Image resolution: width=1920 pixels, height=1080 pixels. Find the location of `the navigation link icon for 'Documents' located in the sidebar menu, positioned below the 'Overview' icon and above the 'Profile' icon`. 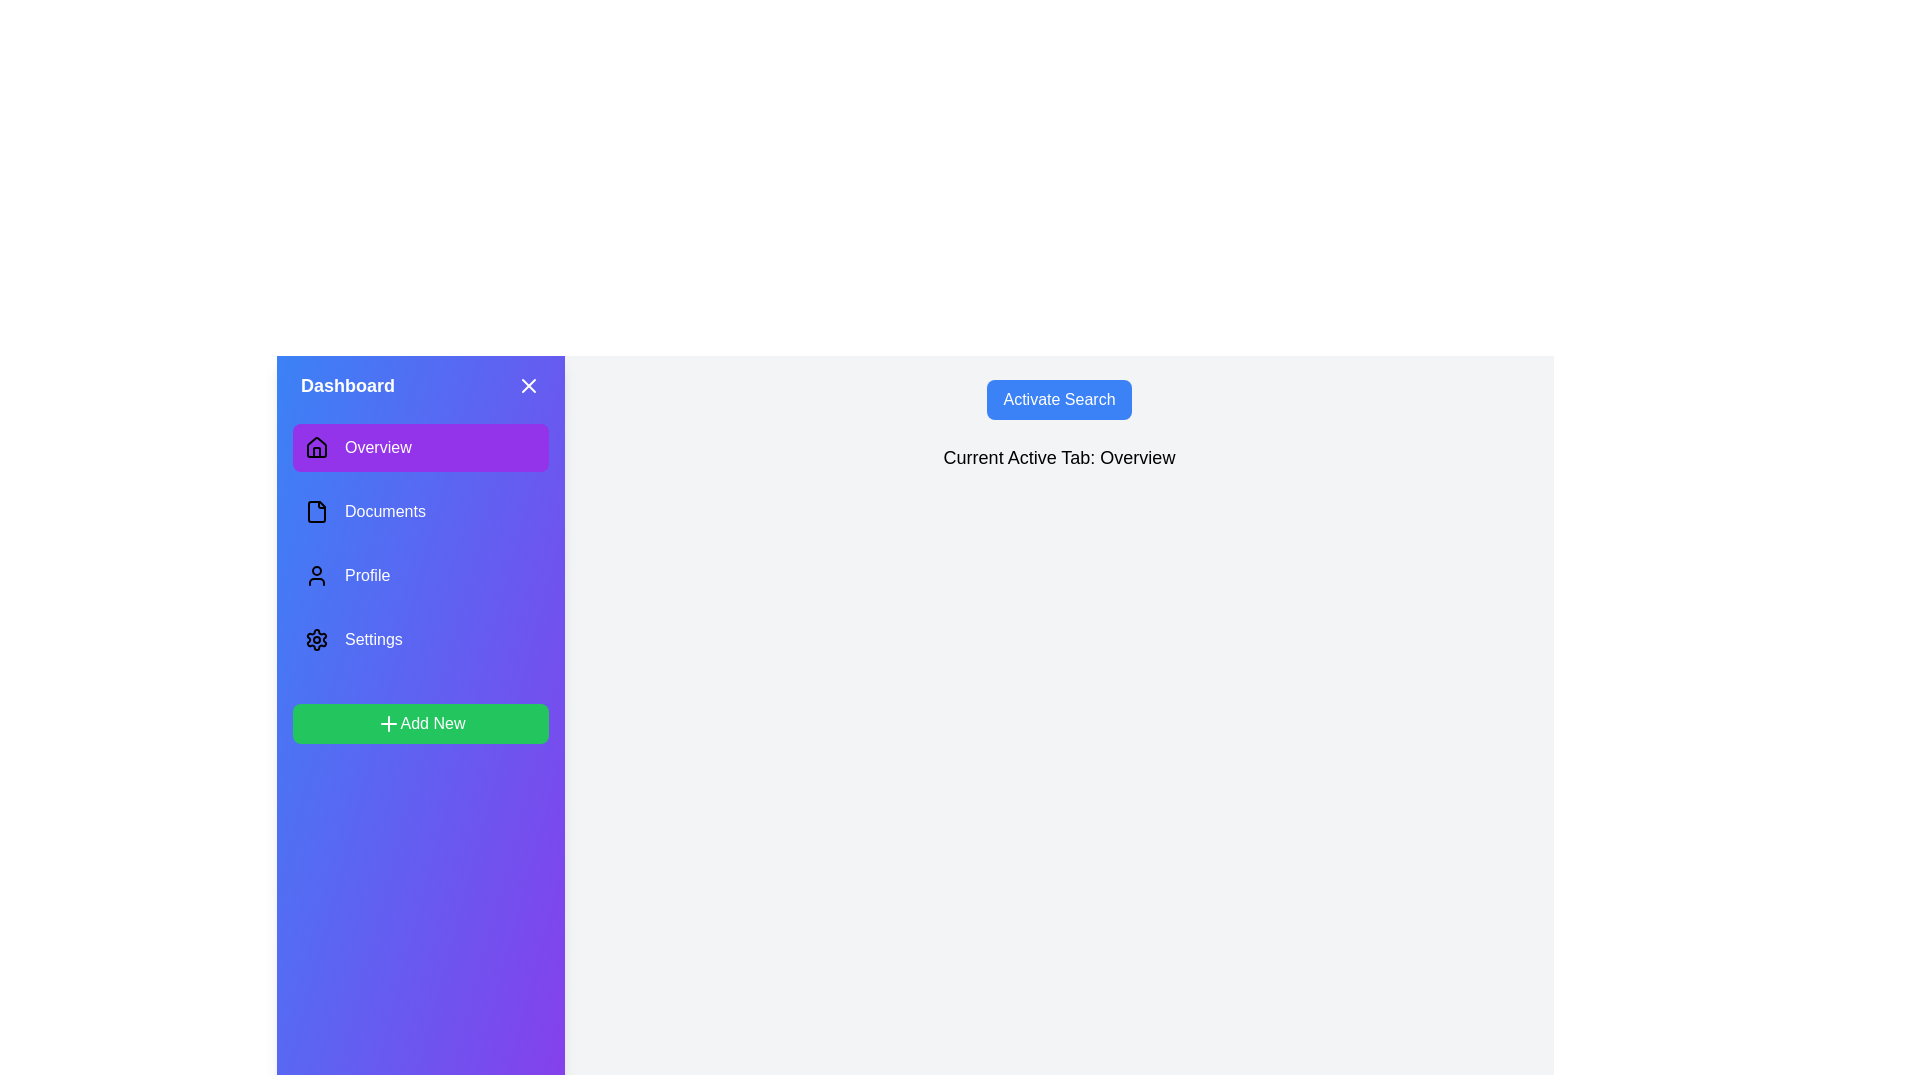

the navigation link icon for 'Documents' located in the sidebar menu, positioned below the 'Overview' icon and above the 'Profile' icon is located at coordinates (315, 511).